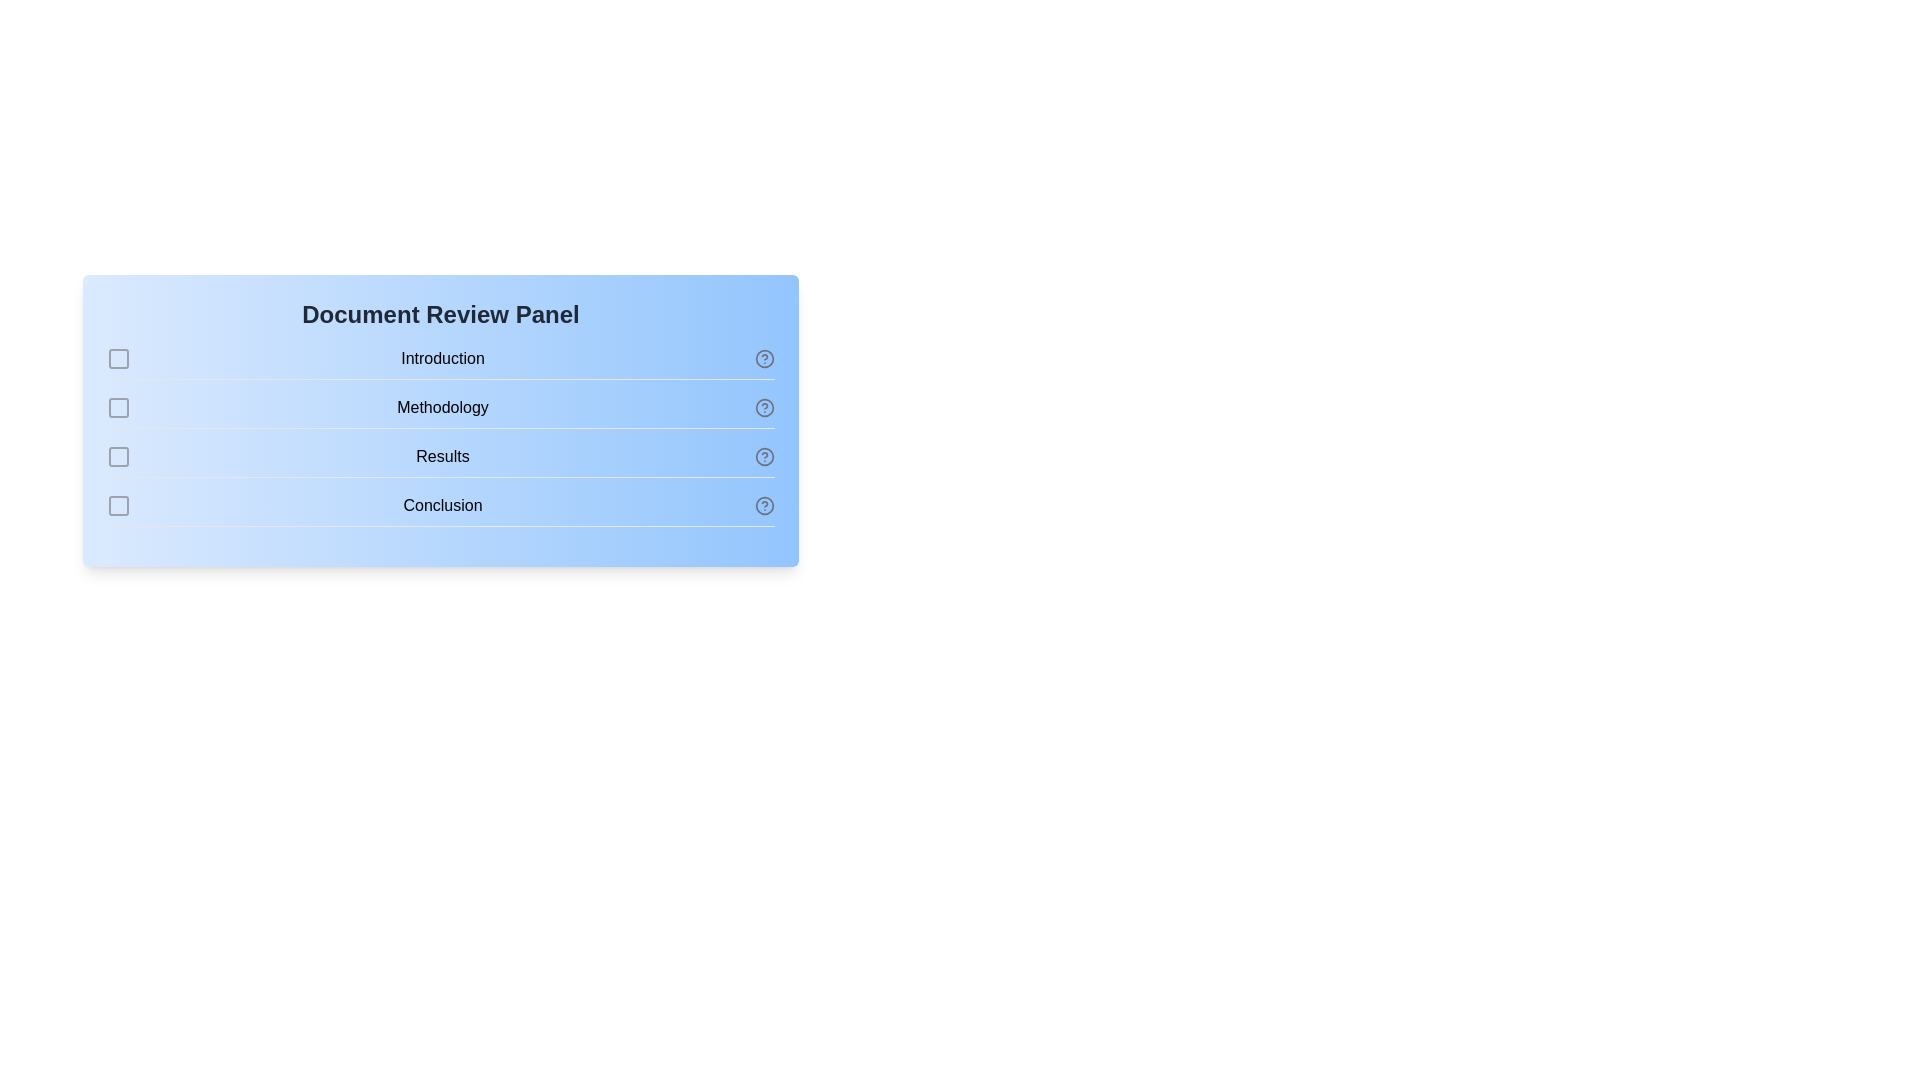  Describe the element at coordinates (118, 456) in the screenshot. I see `the section Results` at that location.